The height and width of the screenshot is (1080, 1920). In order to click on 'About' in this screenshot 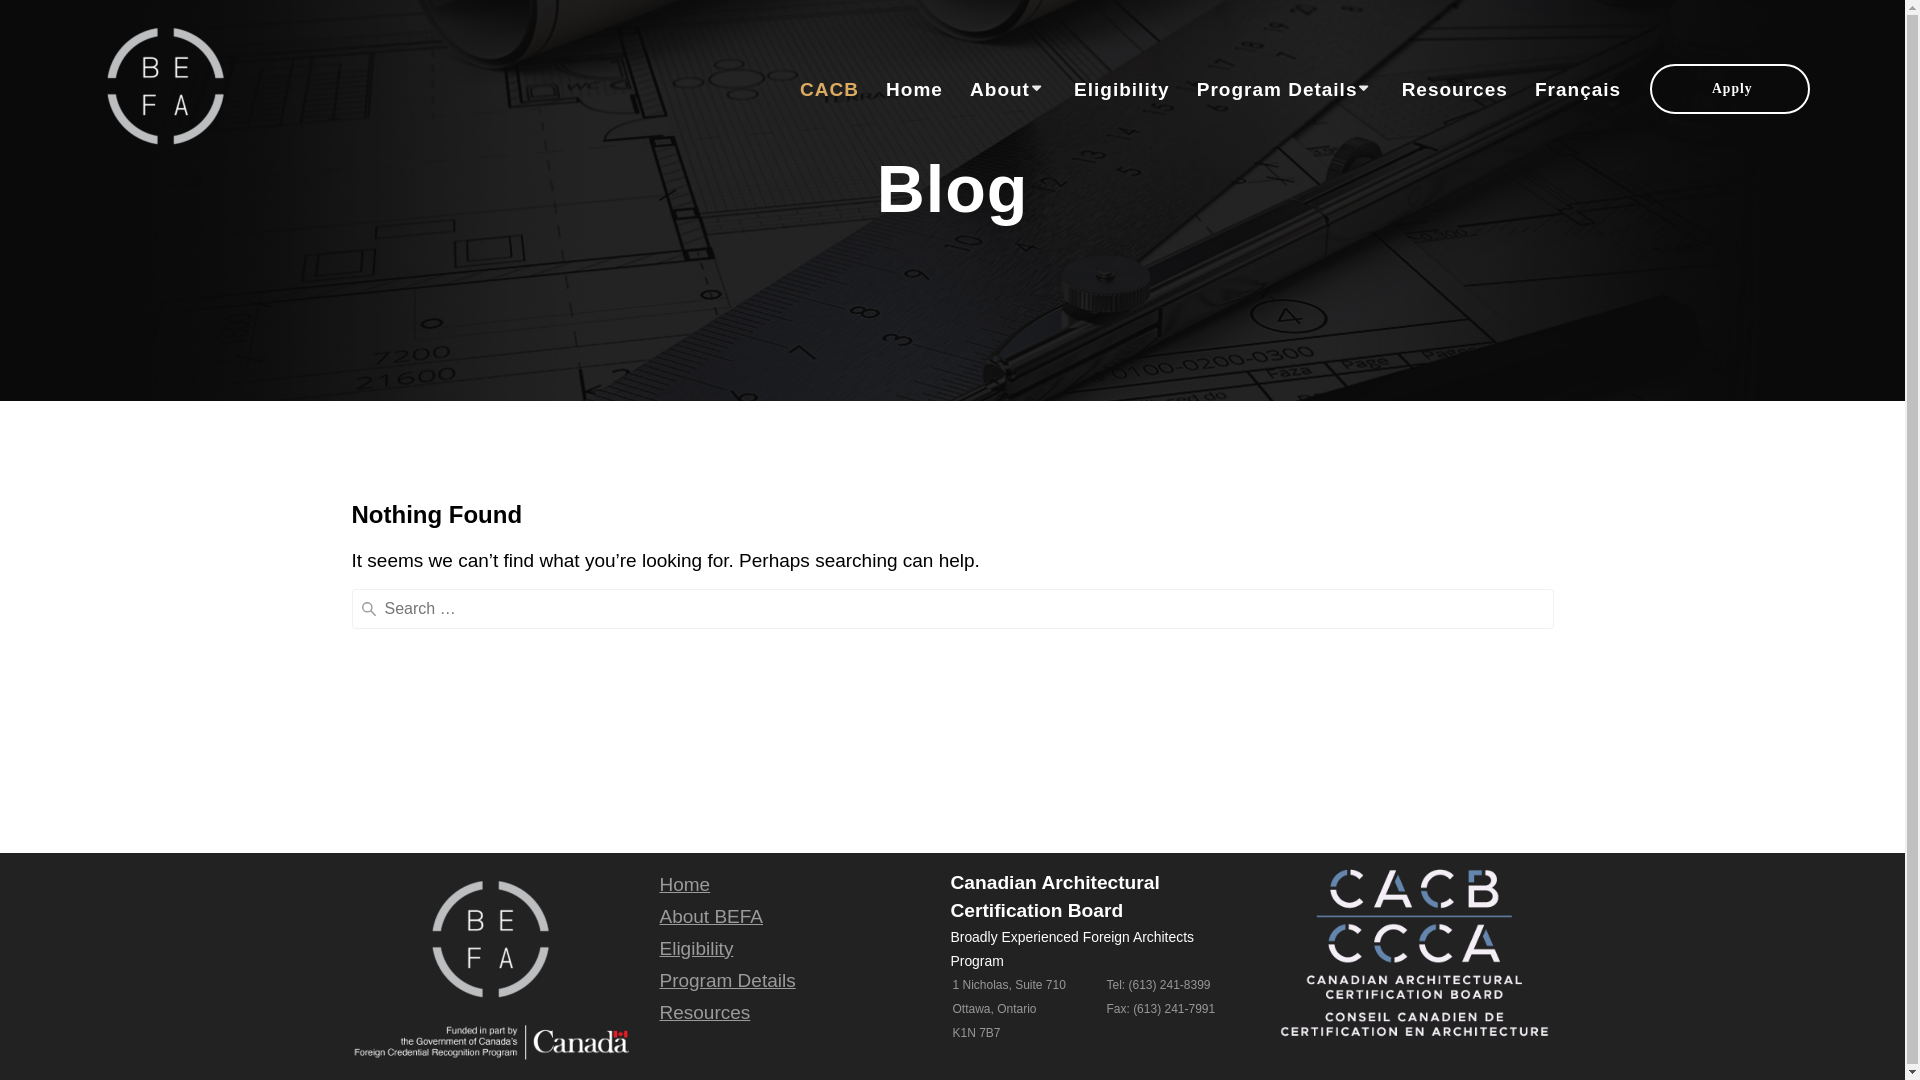, I will do `click(1008, 88)`.